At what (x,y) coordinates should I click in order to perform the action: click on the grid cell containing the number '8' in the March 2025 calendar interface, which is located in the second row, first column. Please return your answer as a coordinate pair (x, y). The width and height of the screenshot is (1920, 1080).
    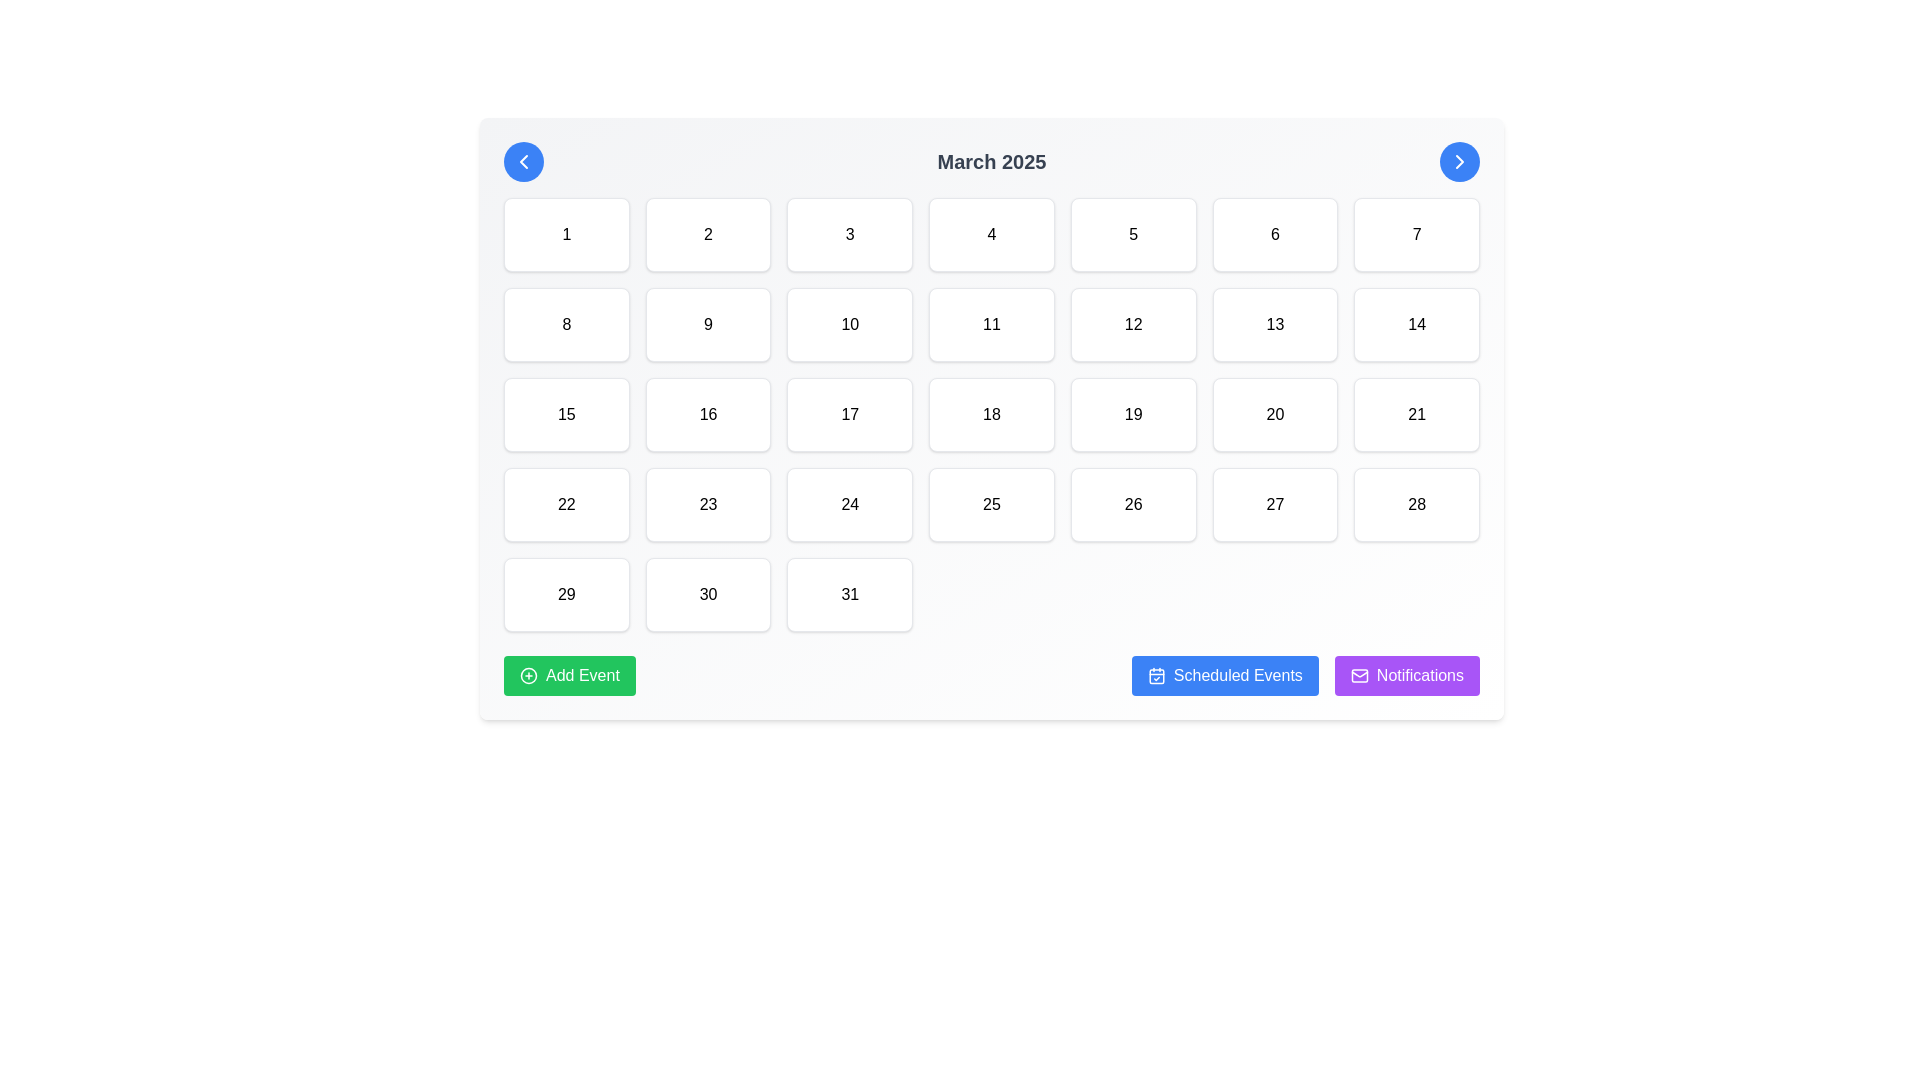
    Looking at the image, I should click on (565, 323).